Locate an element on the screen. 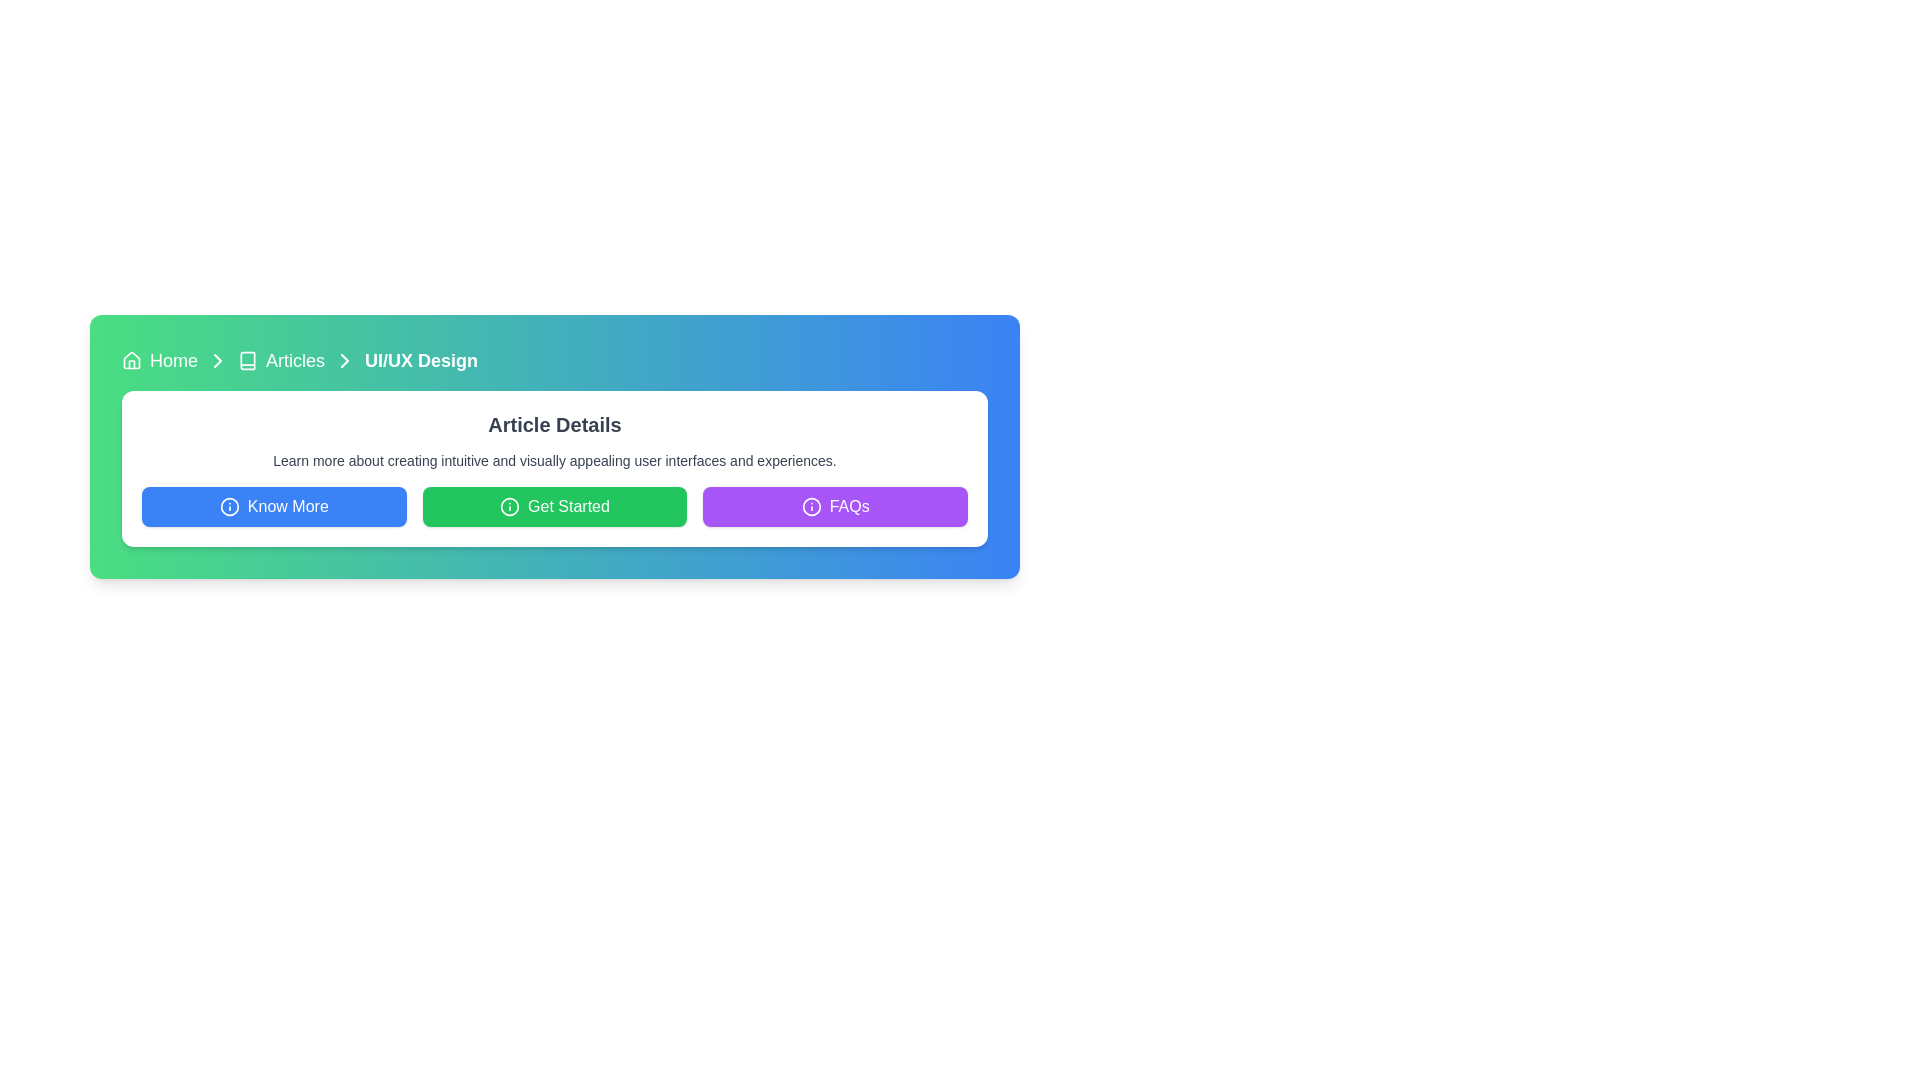 The height and width of the screenshot is (1080, 1920). the circular icon with a white outline and an exclamation mark in the center, which is located to the left of the 'FAQs' label on a purple button is located at coordinates (811, 505).